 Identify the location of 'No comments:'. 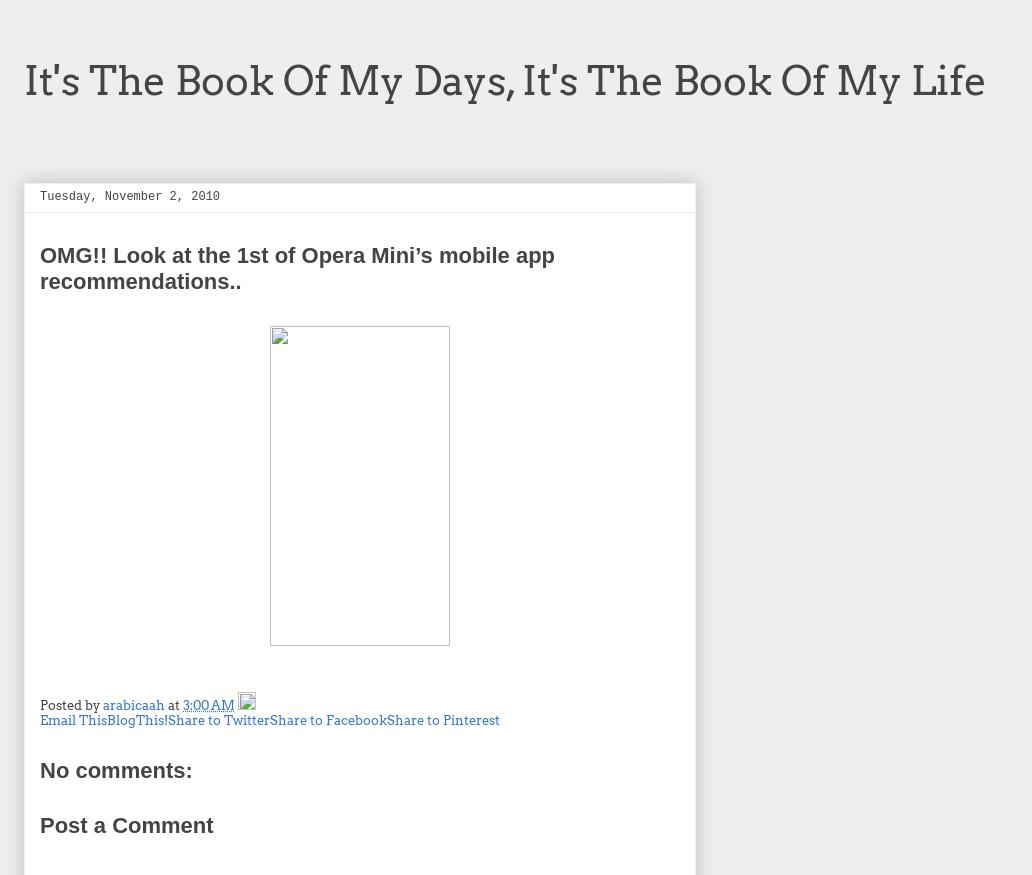
(115, 768).